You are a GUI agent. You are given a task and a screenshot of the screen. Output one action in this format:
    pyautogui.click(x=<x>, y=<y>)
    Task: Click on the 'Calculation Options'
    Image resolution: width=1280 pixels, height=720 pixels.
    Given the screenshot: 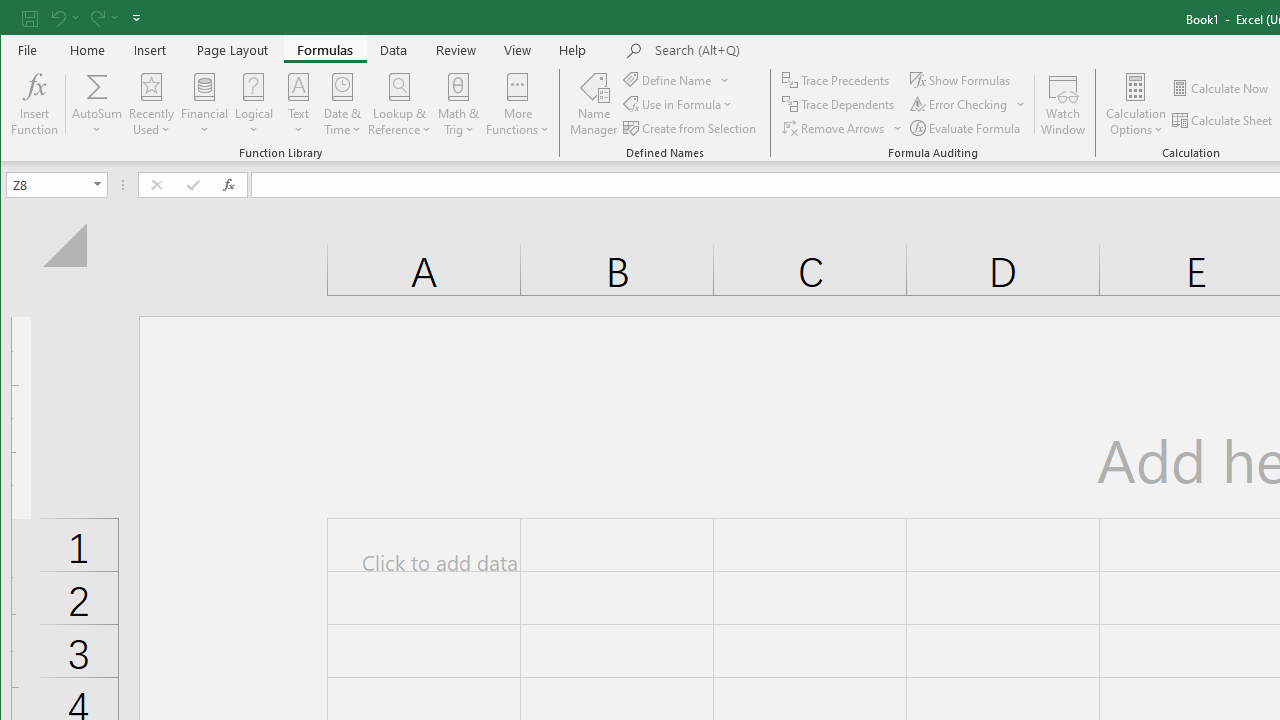 What is the action you would take?
    pyautogui.click(x=1136, y=104)
    